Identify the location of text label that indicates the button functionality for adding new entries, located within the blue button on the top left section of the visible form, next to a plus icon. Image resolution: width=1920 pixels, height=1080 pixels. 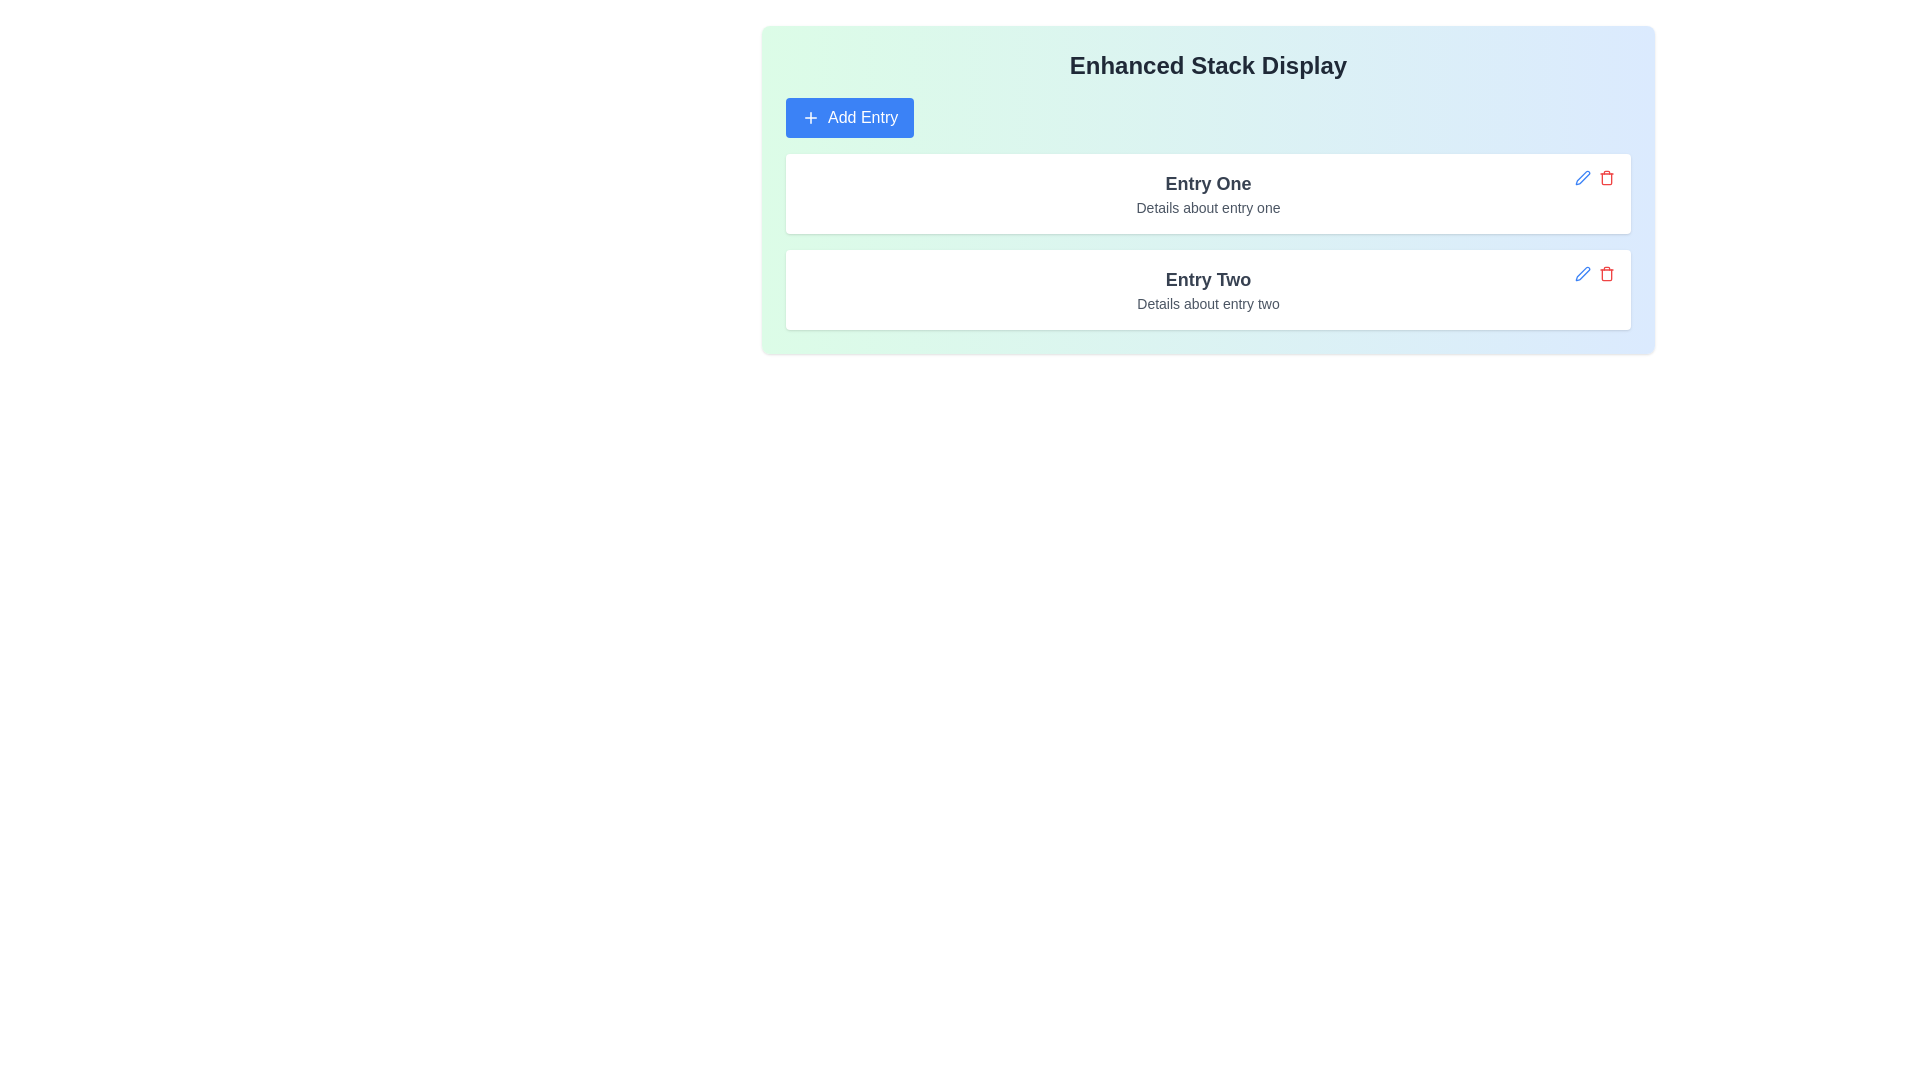
(863, 118).